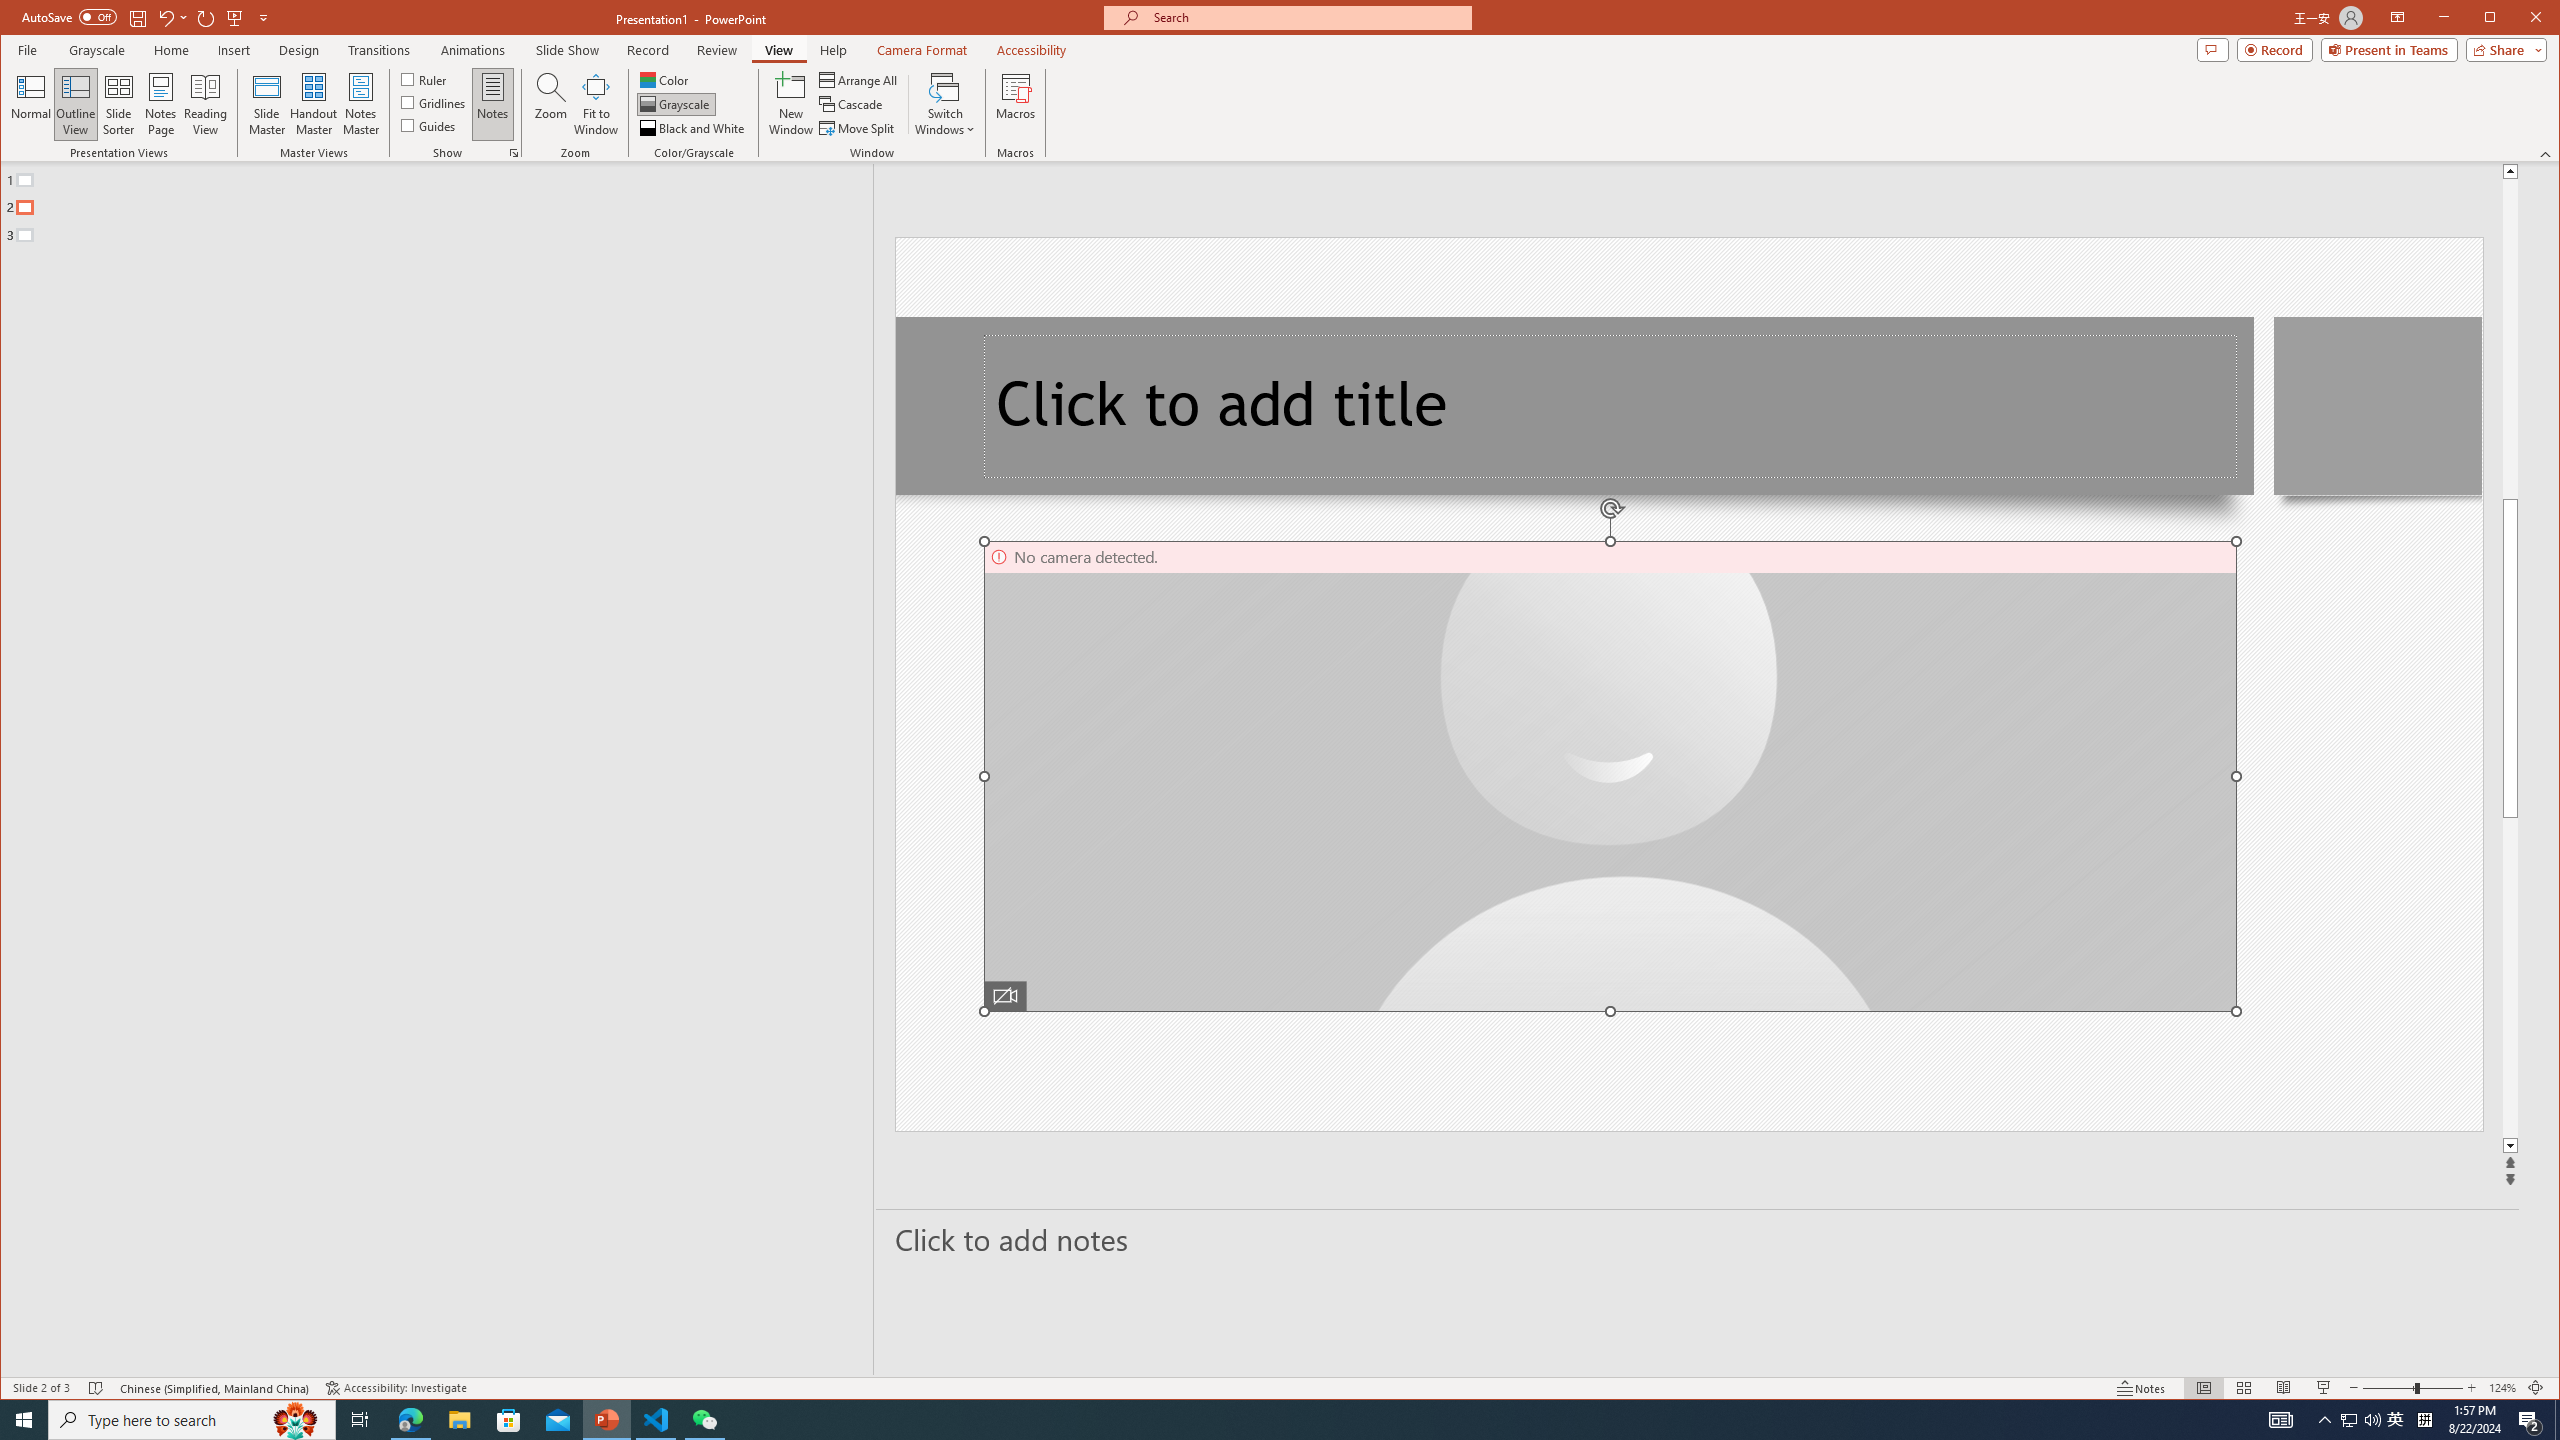  What do you see at coordinates (2324, 1418) in the screenshot?
I see `'Notification Chevron'` at bounding box center [2324, 1418].